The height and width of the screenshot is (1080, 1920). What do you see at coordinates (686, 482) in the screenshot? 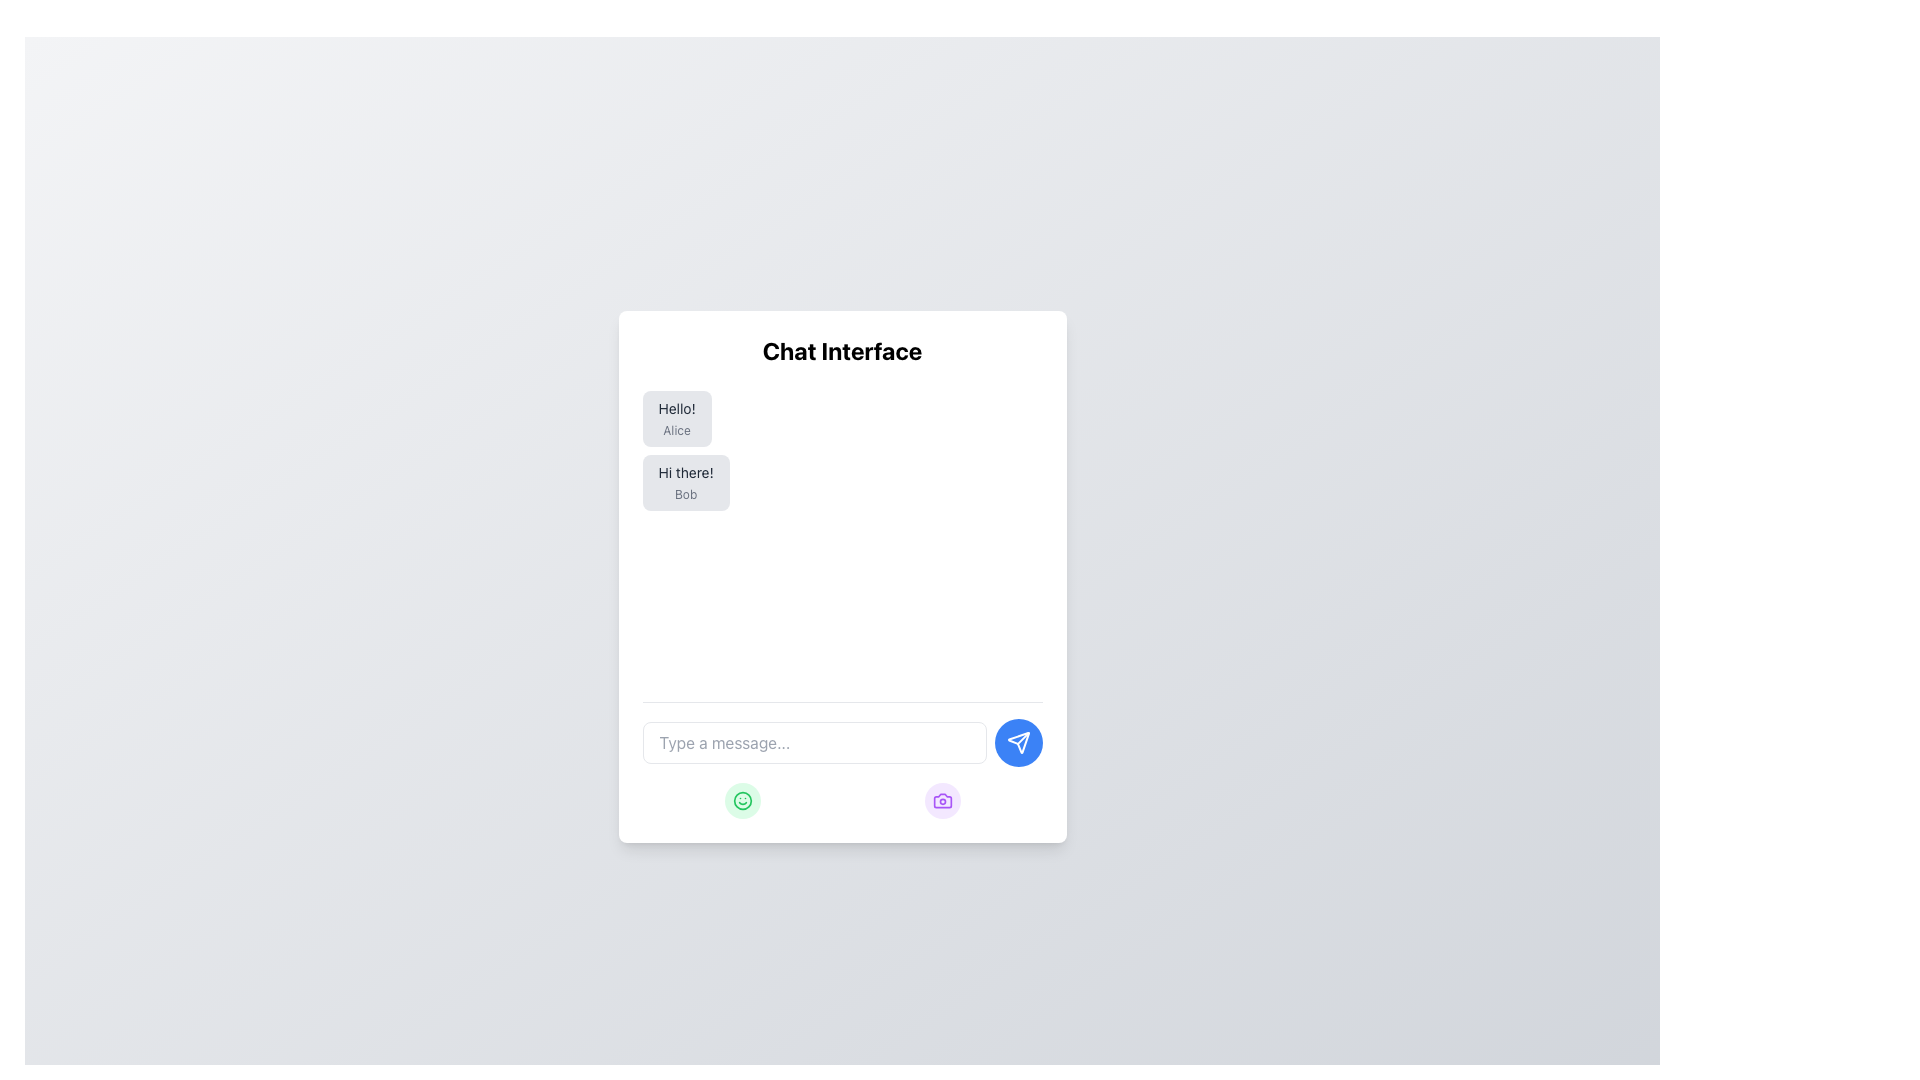
I see `the chat bubble displaying 'Hi there!' with the text 'Bob' inside it, which is aligned to the left of the message feed` at bounding box center [686, 482].